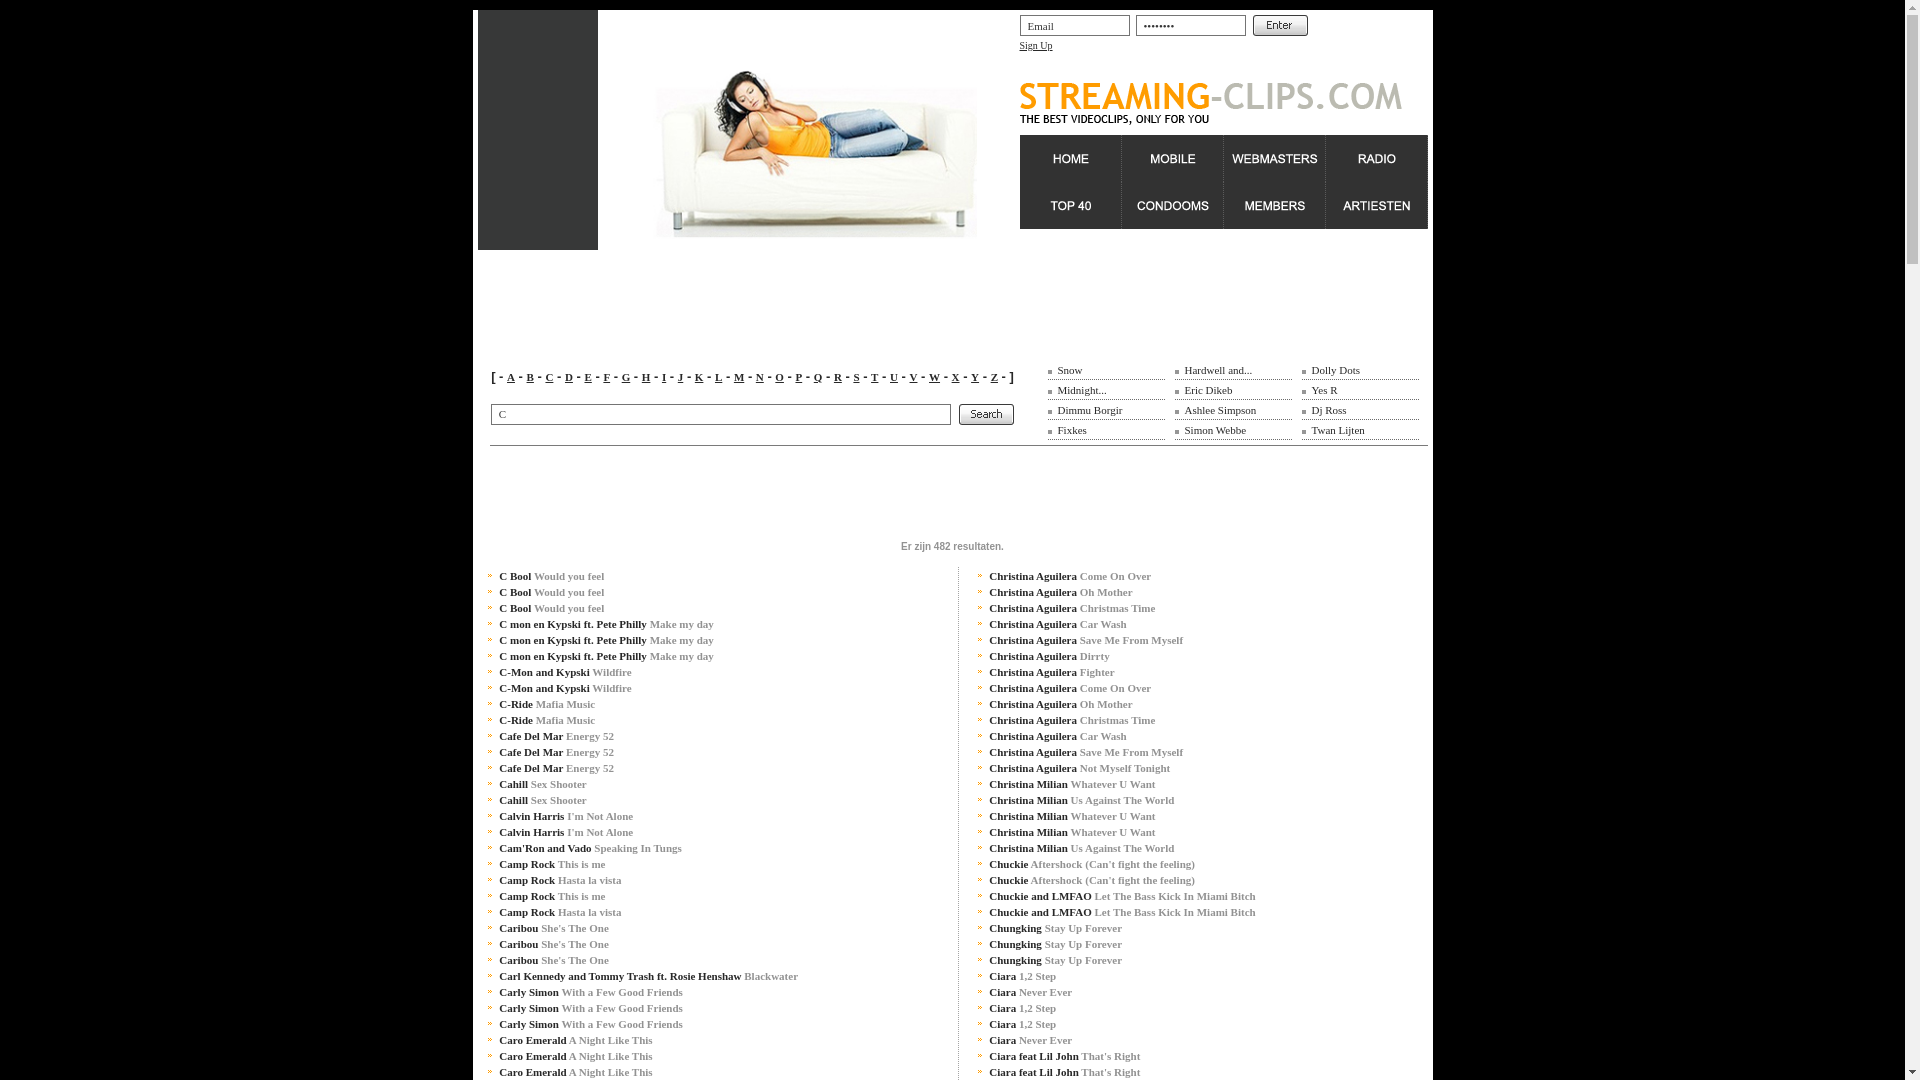 The image size is (1920, 1080). I want to click on 'F', so click(605, 377).